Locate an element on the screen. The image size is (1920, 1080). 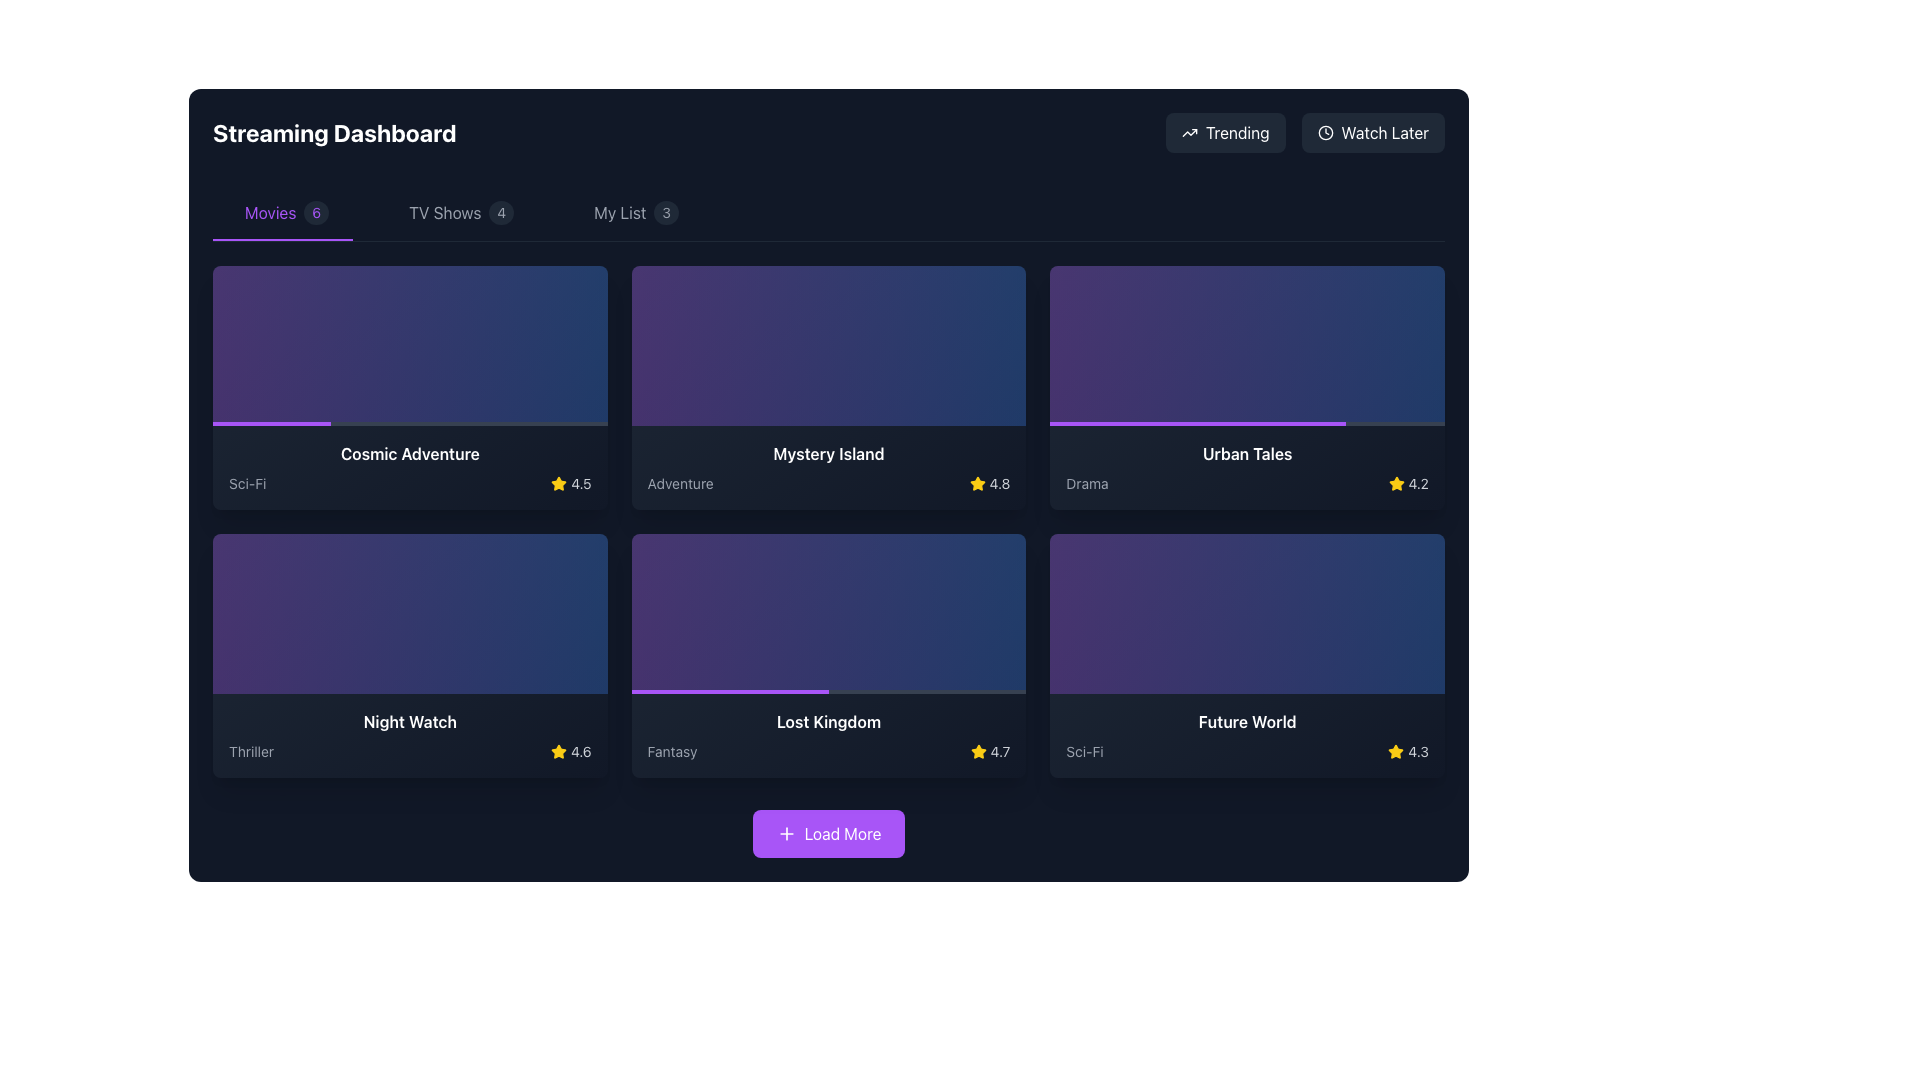
the Number badge containing the number '6', which has a dark gray background and is located adjacent to the 'Movies' label is located at coordinates (315, 212).